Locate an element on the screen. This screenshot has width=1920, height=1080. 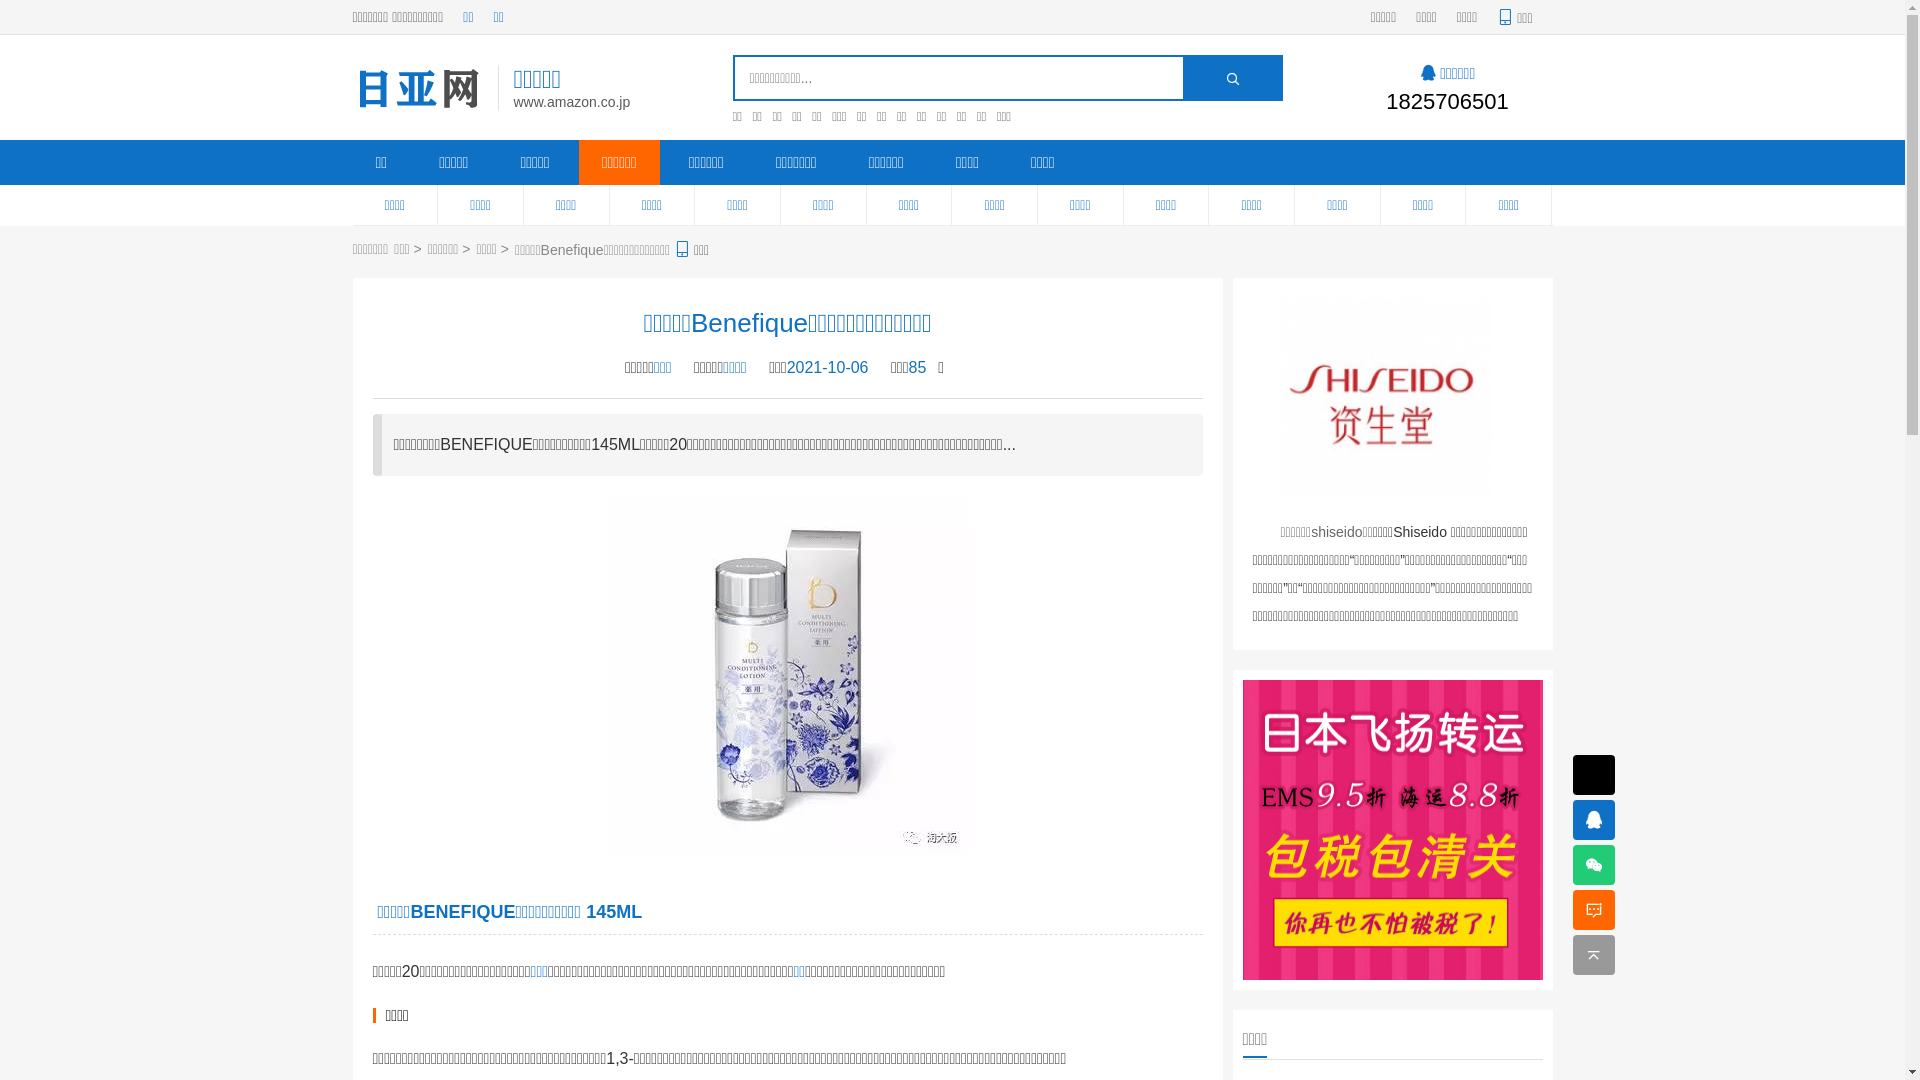
'2021-10-06' is located at coordinates (786, 367).